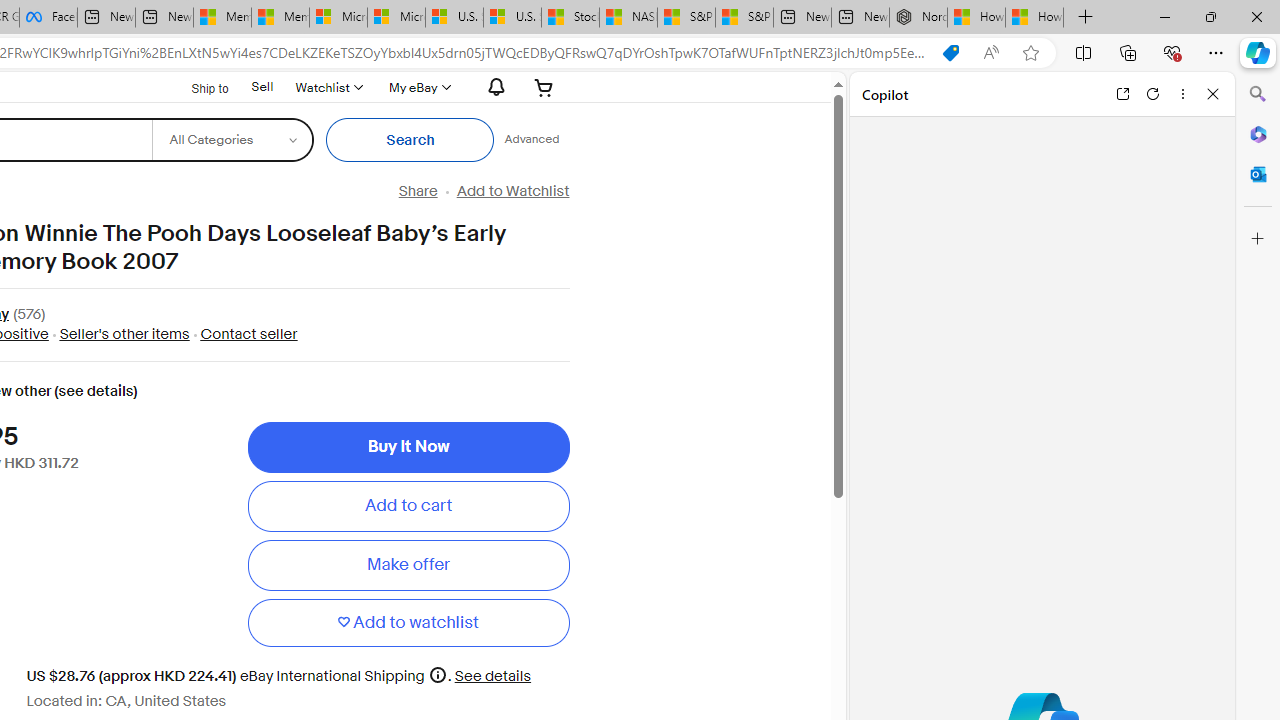 The image size is (1280, 720). What do you see at coordinates (493, 86) in the screenshot?
I see `'AutomationID: gh-eb-Alerts'` at bounding box center [493, 86].